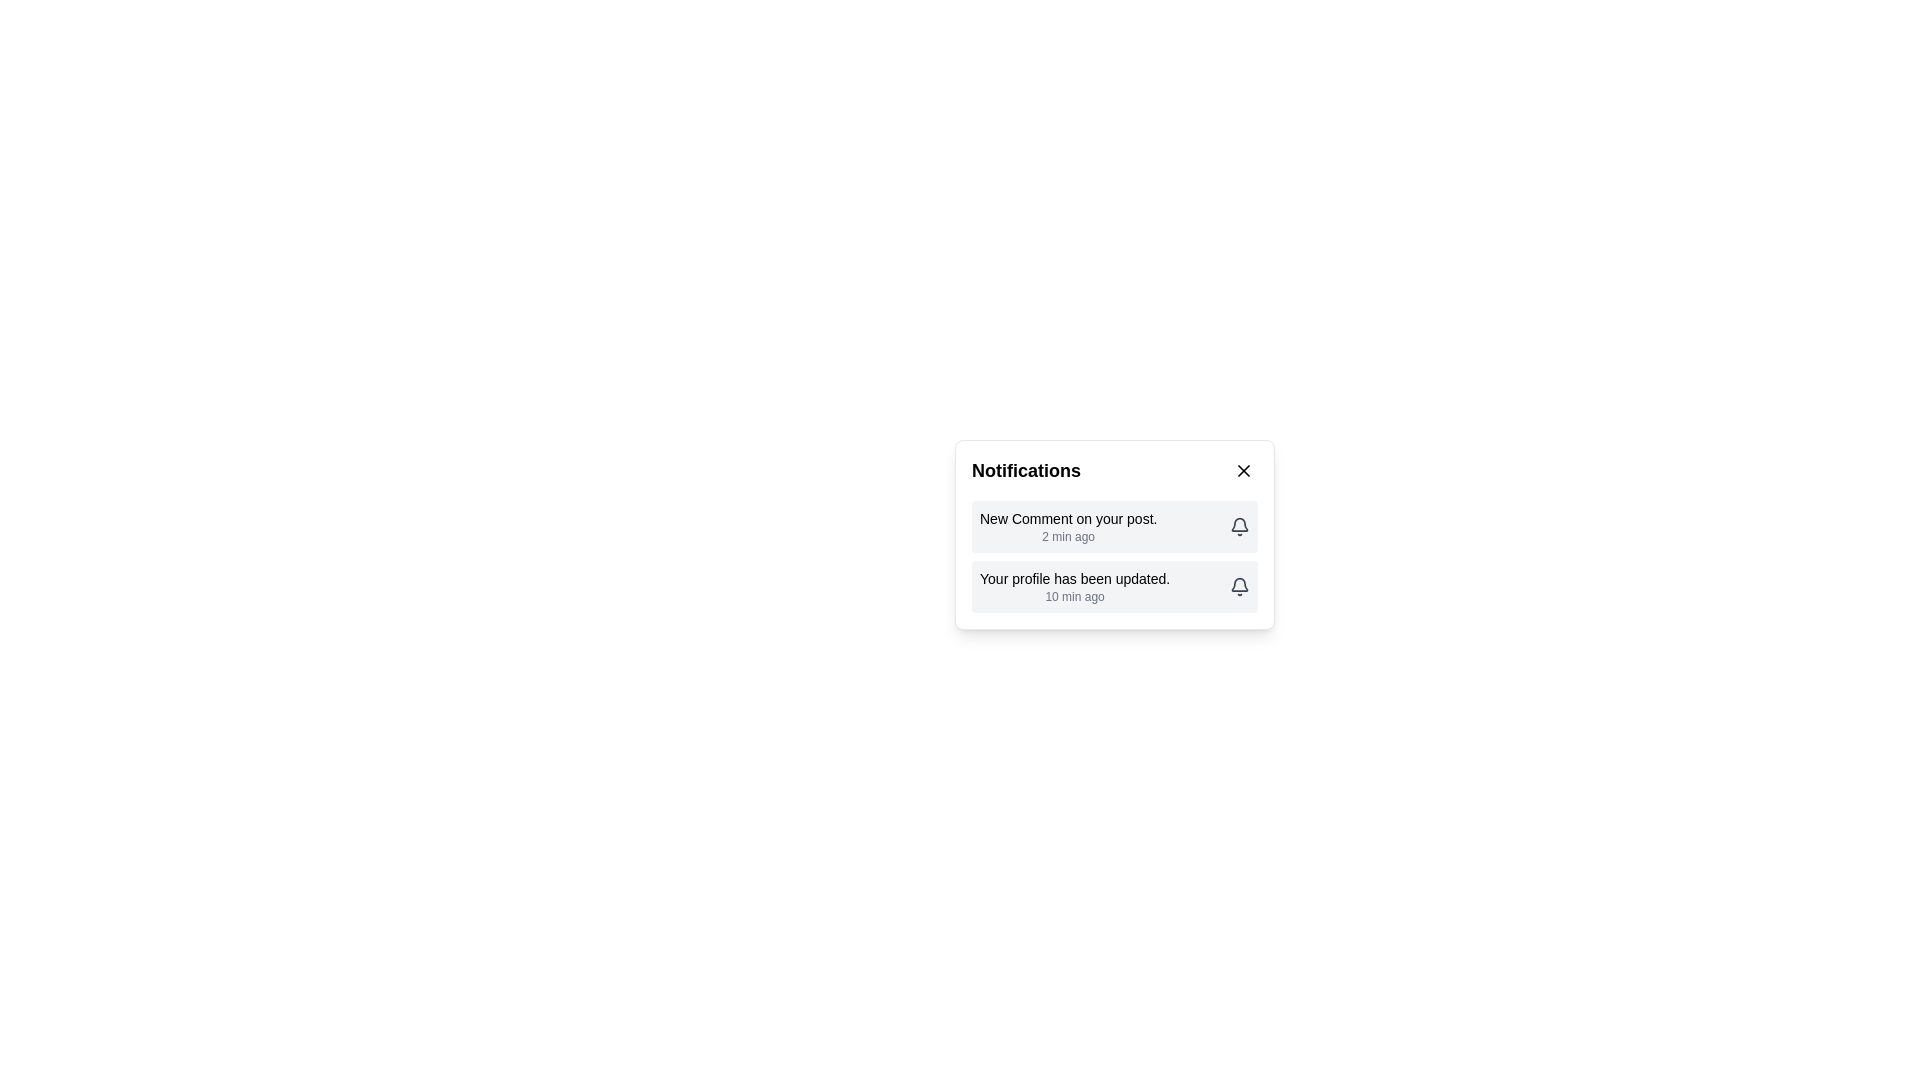  Describe the element at coordinates (1242, 470) in the screenshot. I see `the close icon button located in the top-right corner of the notification popup to change its background color` at that location.